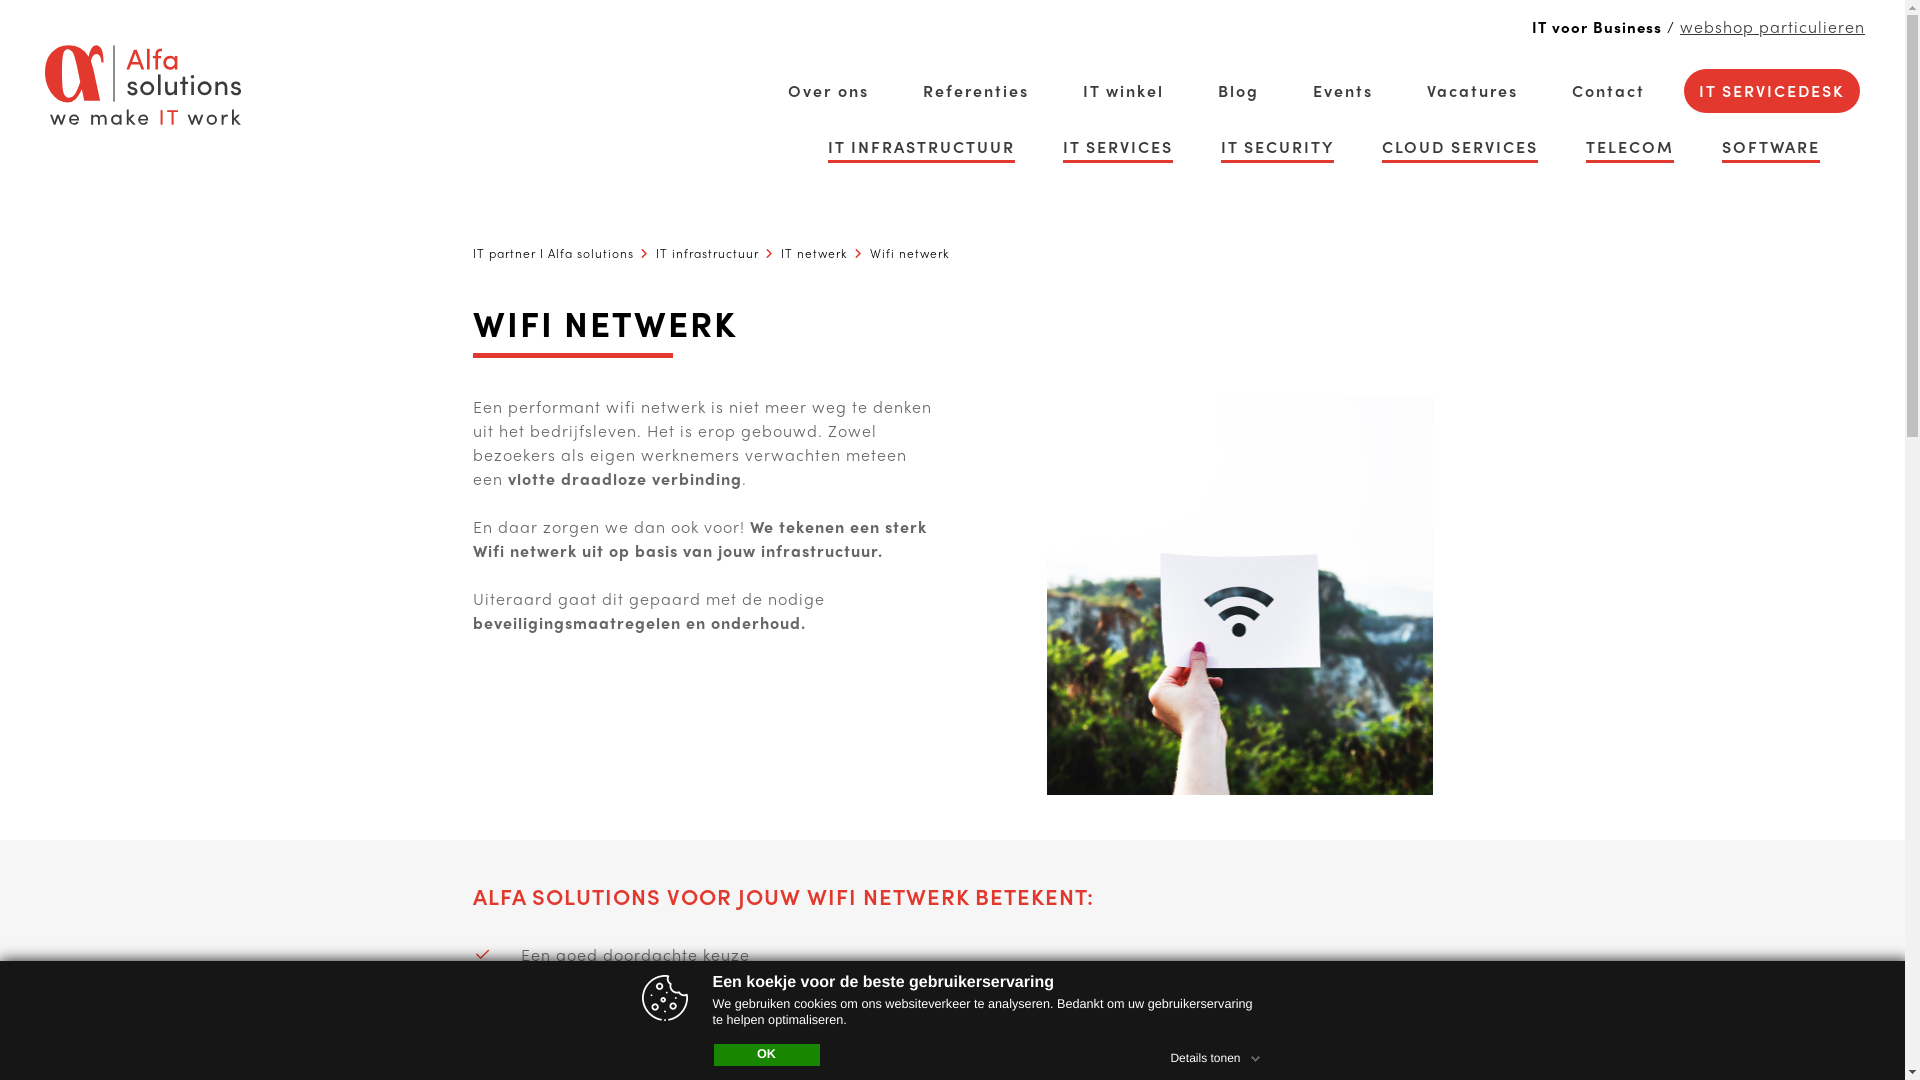 This screenshot has width=1920, height=1080. What do you see at coordinates (707, 252) in the screenshot?
I see `'IT infrastructuur'` at bounding box center [707, 252].